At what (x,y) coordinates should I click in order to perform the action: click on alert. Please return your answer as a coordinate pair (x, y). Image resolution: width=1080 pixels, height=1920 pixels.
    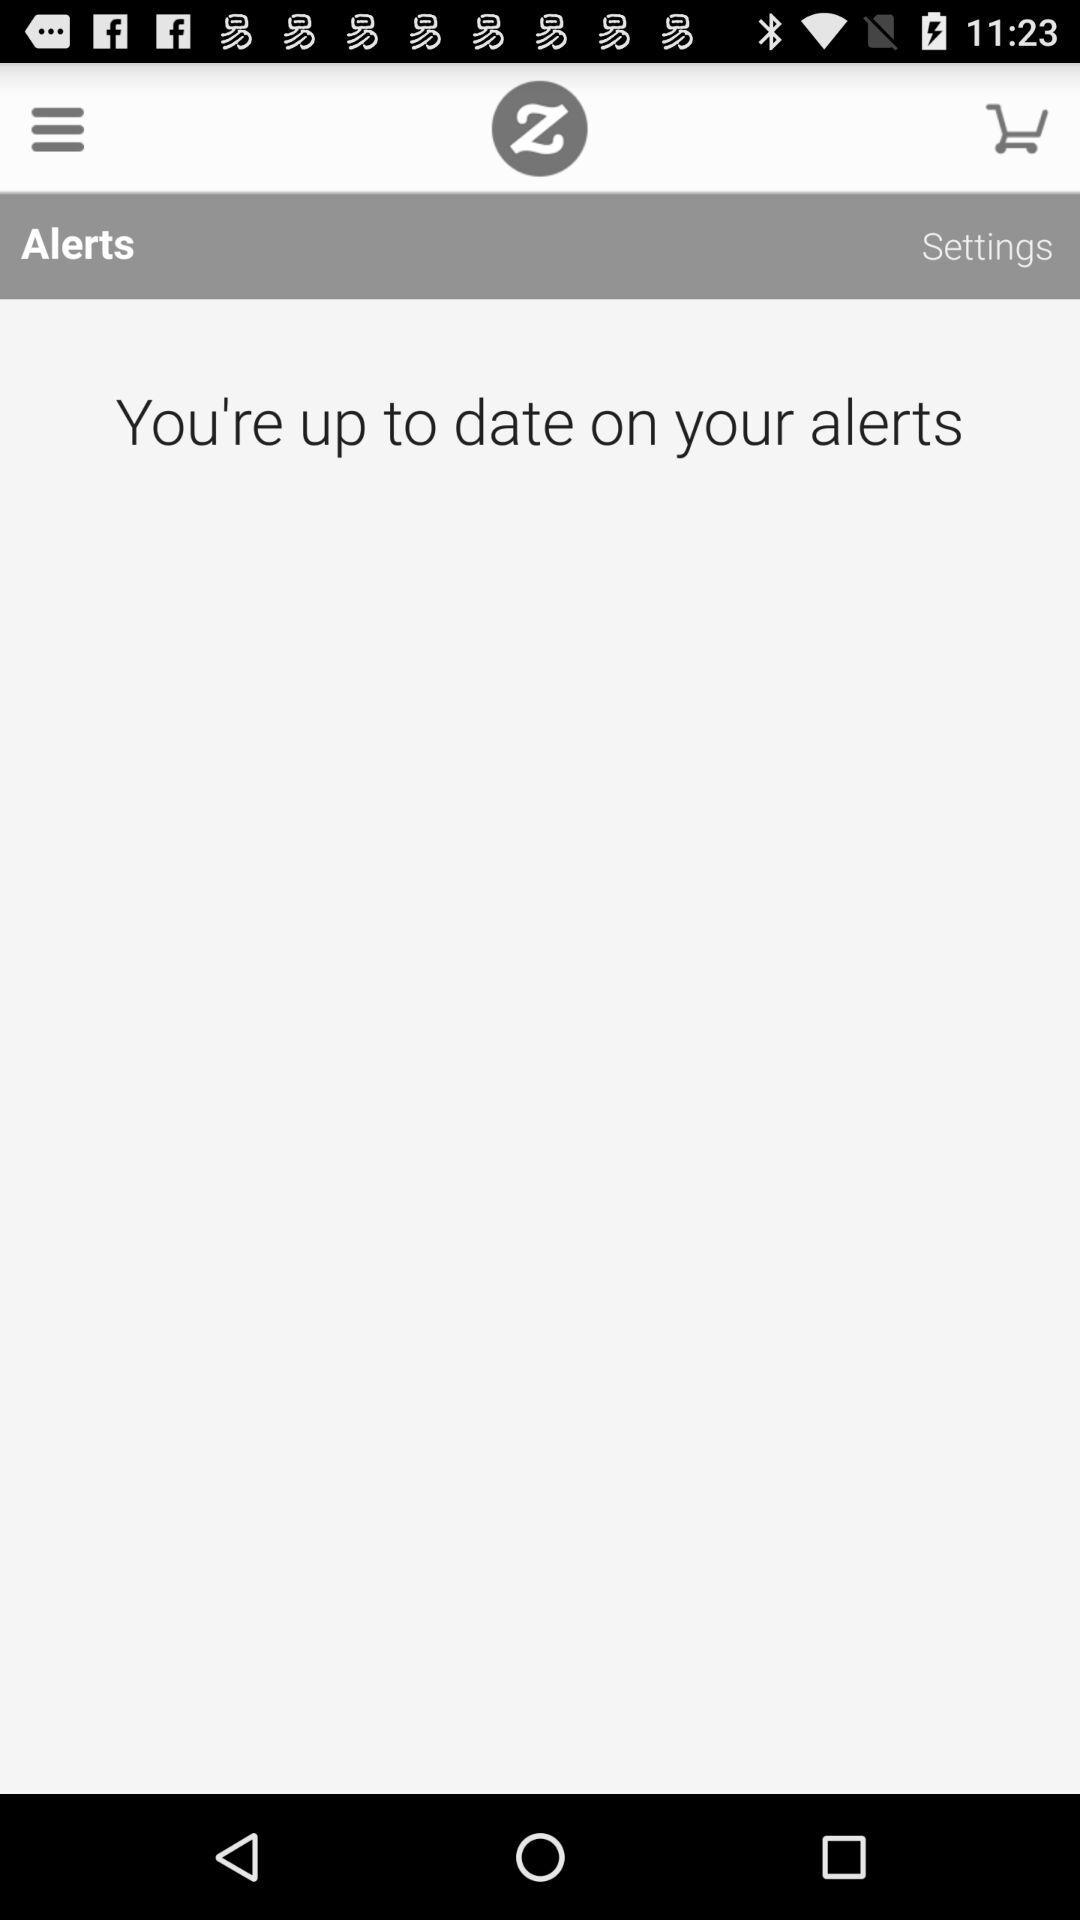
    Looking at the image, I should click on (540, 1045).